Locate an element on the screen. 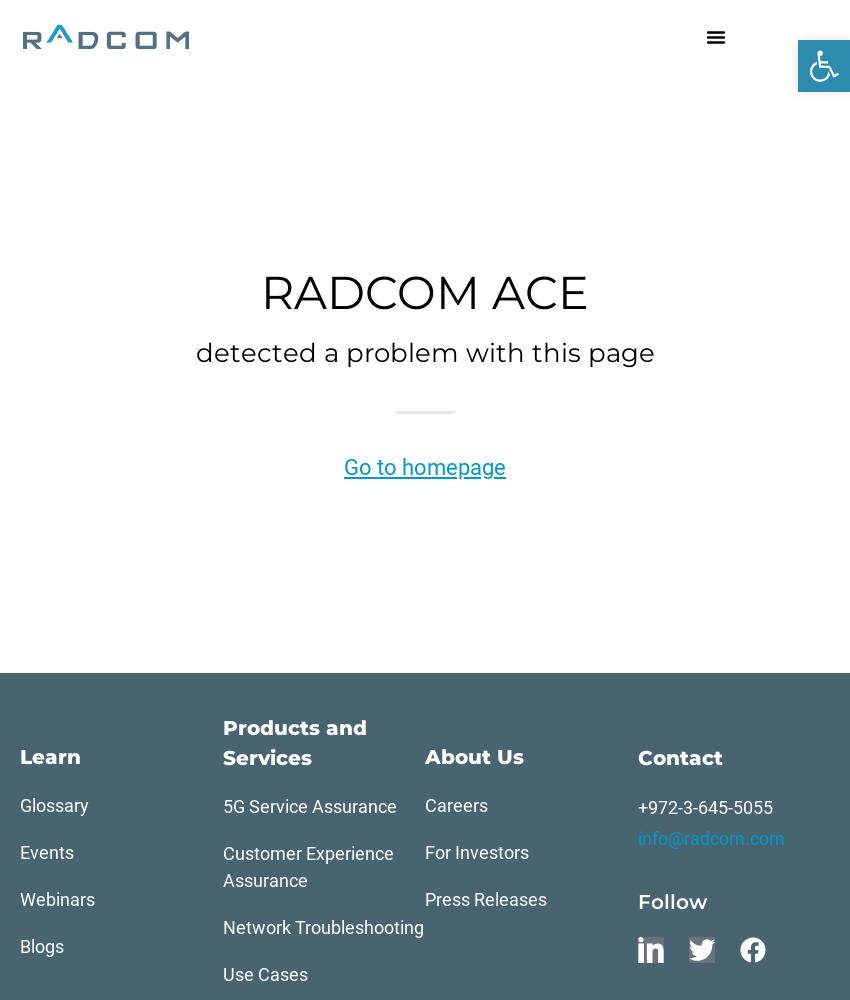 The width and height of the screenshot is (850, 1000). 'Webinars' is located at coordinates (18, 898).